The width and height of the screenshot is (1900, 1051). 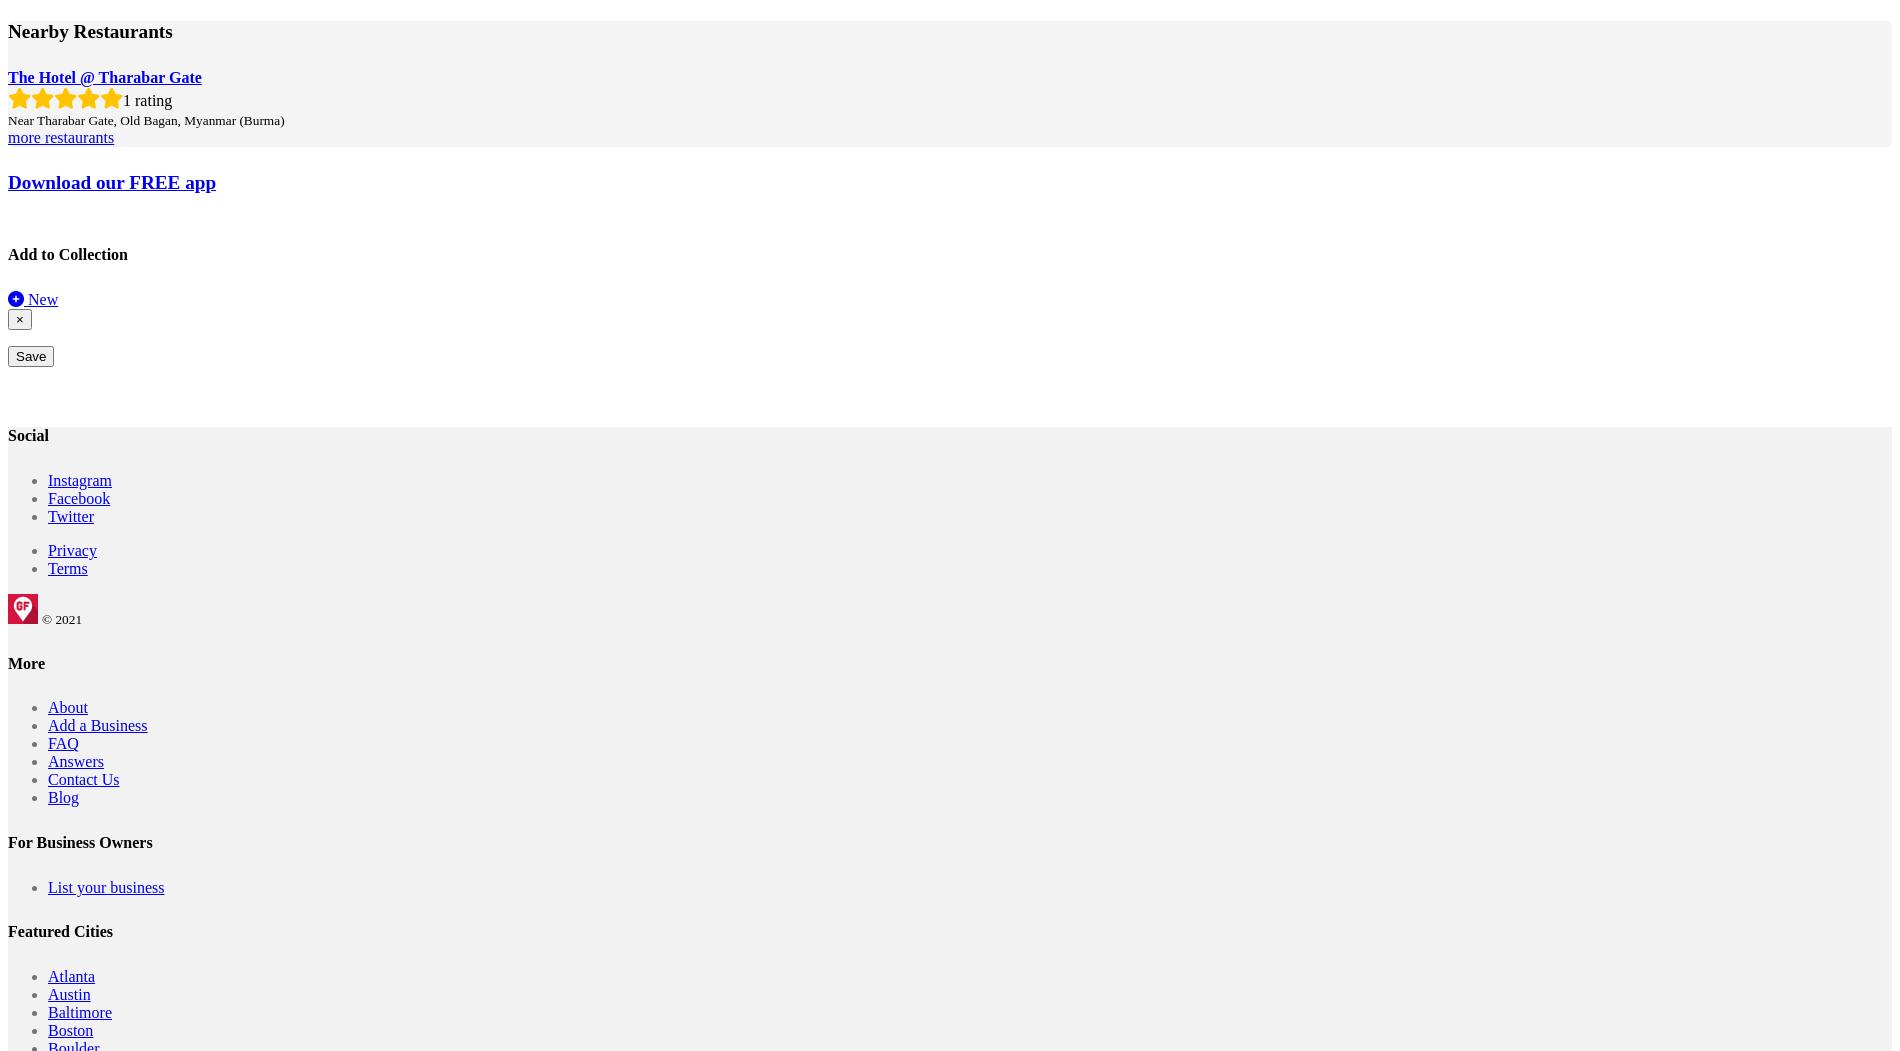 What do you see at coordinates (7, 31) in the screenshot?
I see `'Nearby Restaurants'` at bounding box center [7, 31].